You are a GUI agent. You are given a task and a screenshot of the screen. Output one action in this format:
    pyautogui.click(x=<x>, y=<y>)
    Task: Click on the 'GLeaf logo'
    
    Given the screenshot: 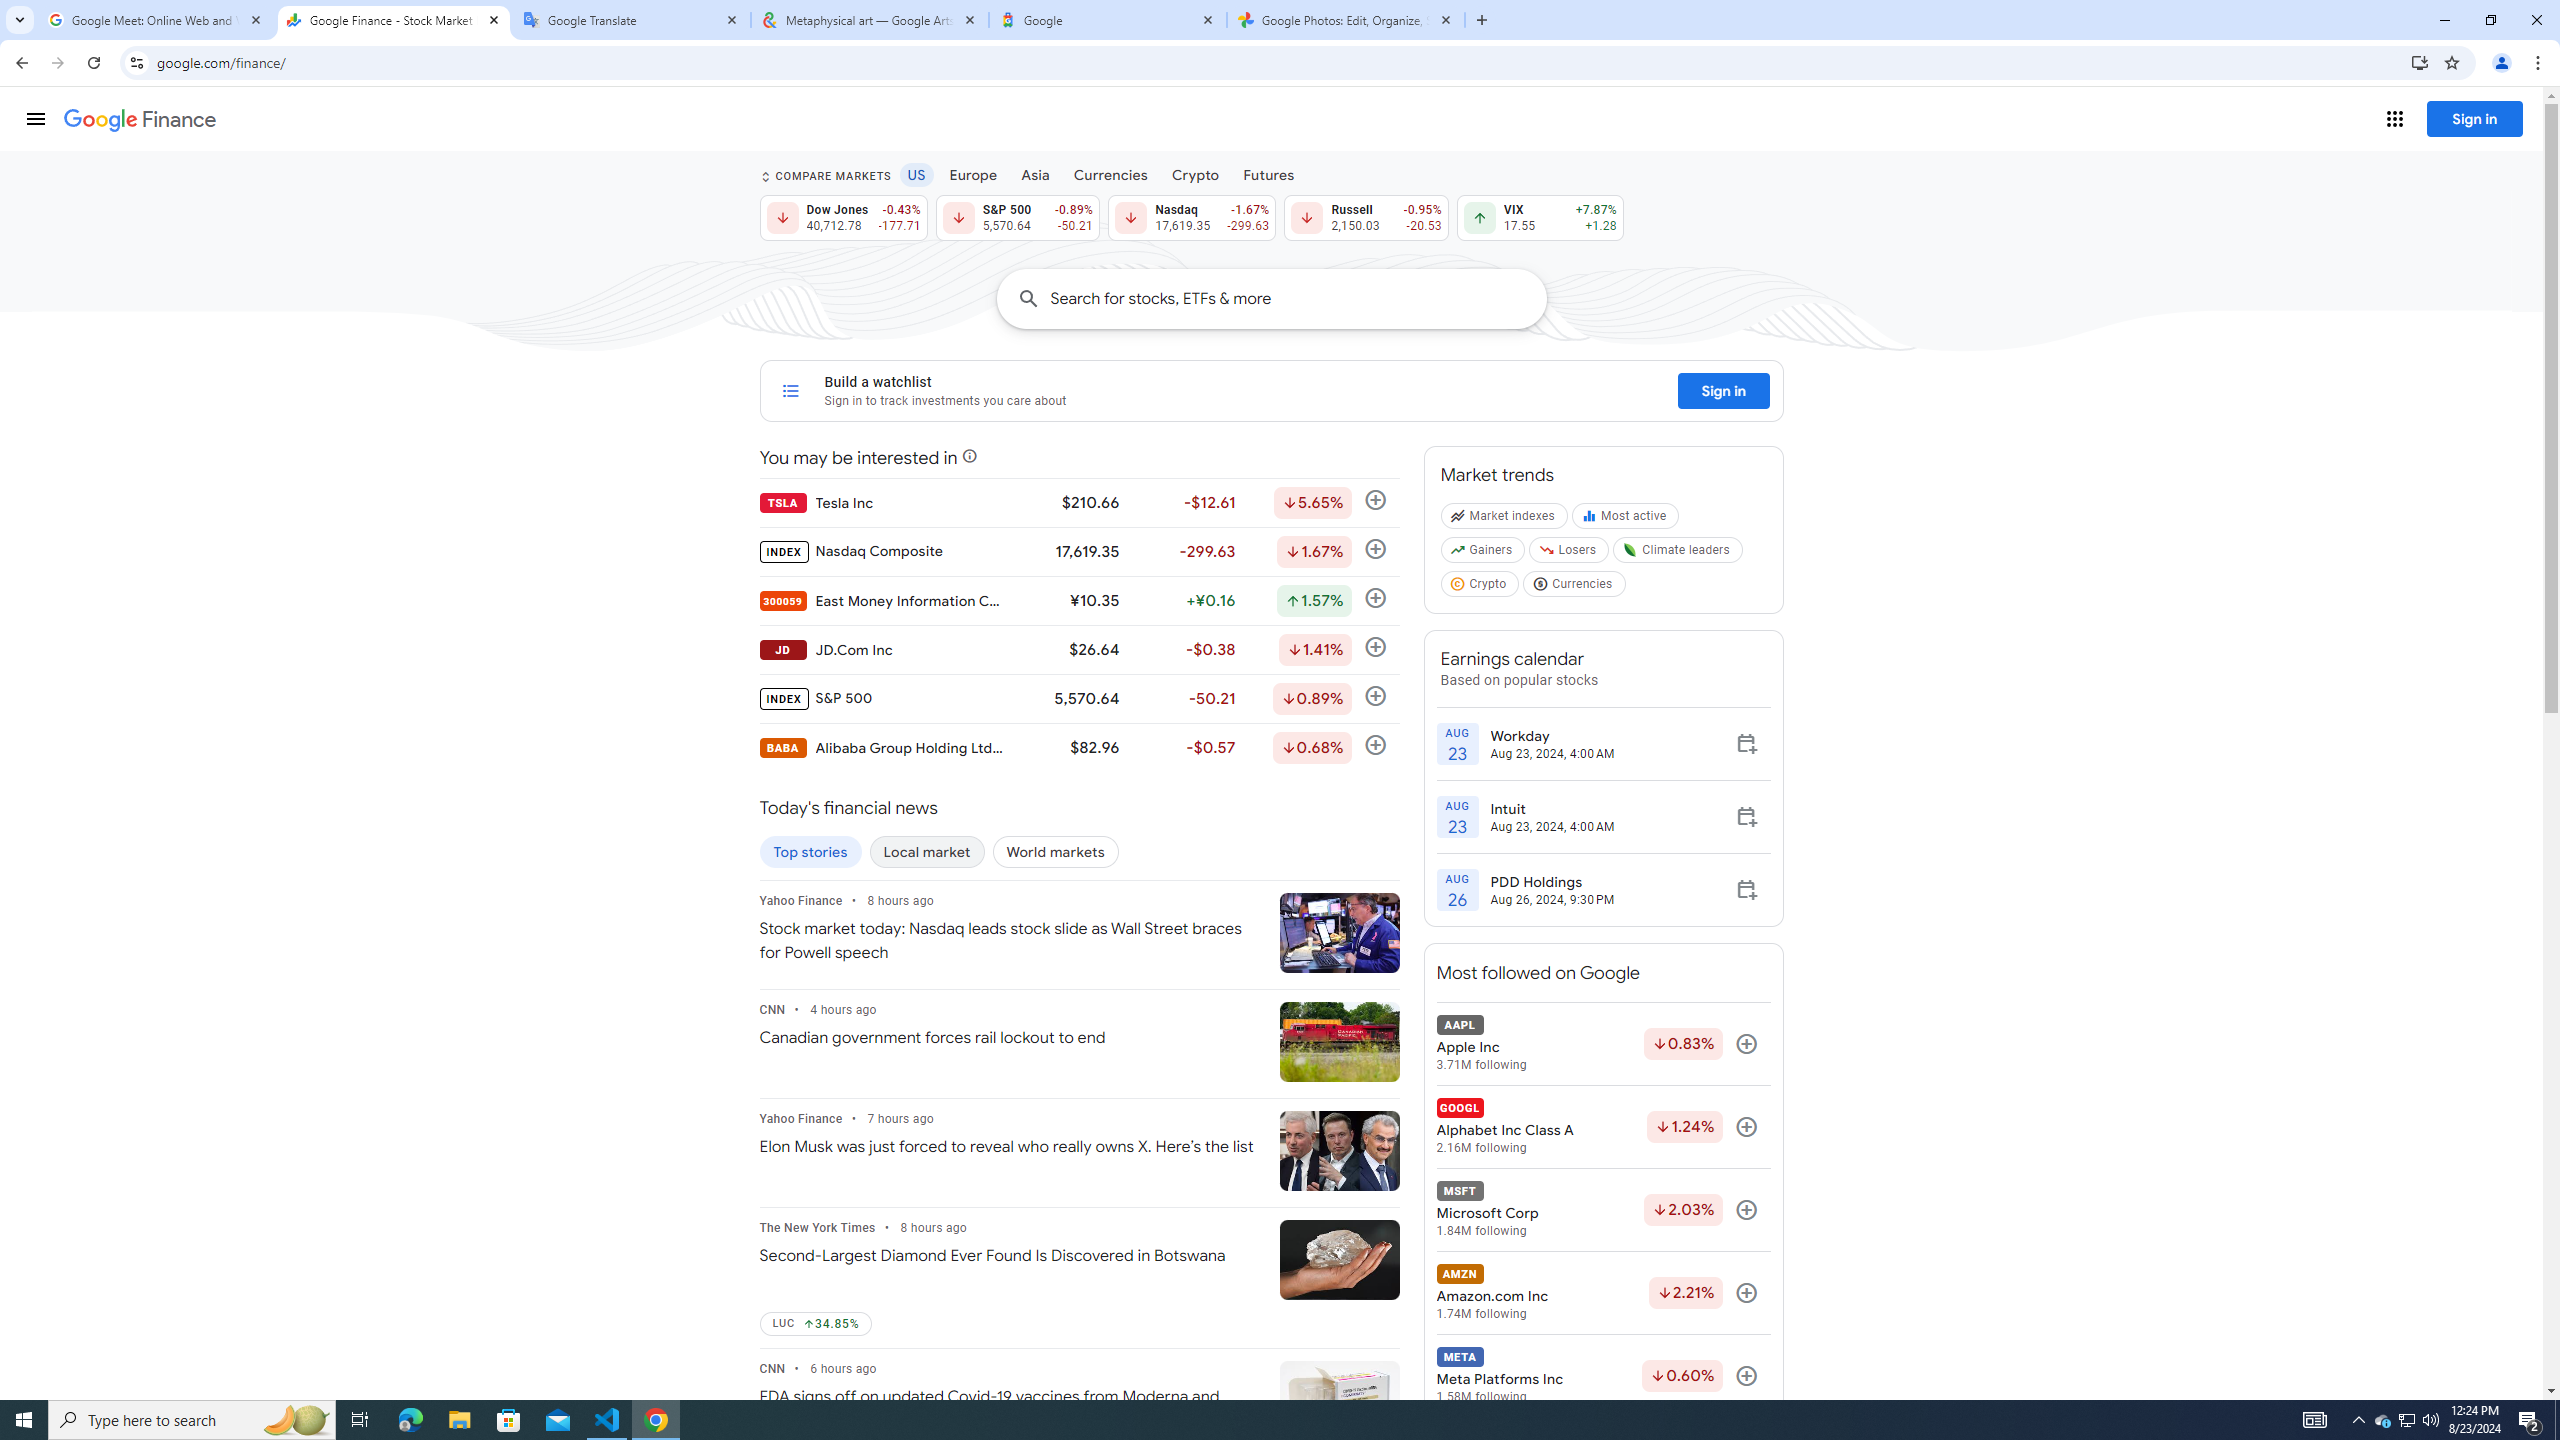 What is the action you would take?
    pyautogui.click(x=1630, y=549)
    